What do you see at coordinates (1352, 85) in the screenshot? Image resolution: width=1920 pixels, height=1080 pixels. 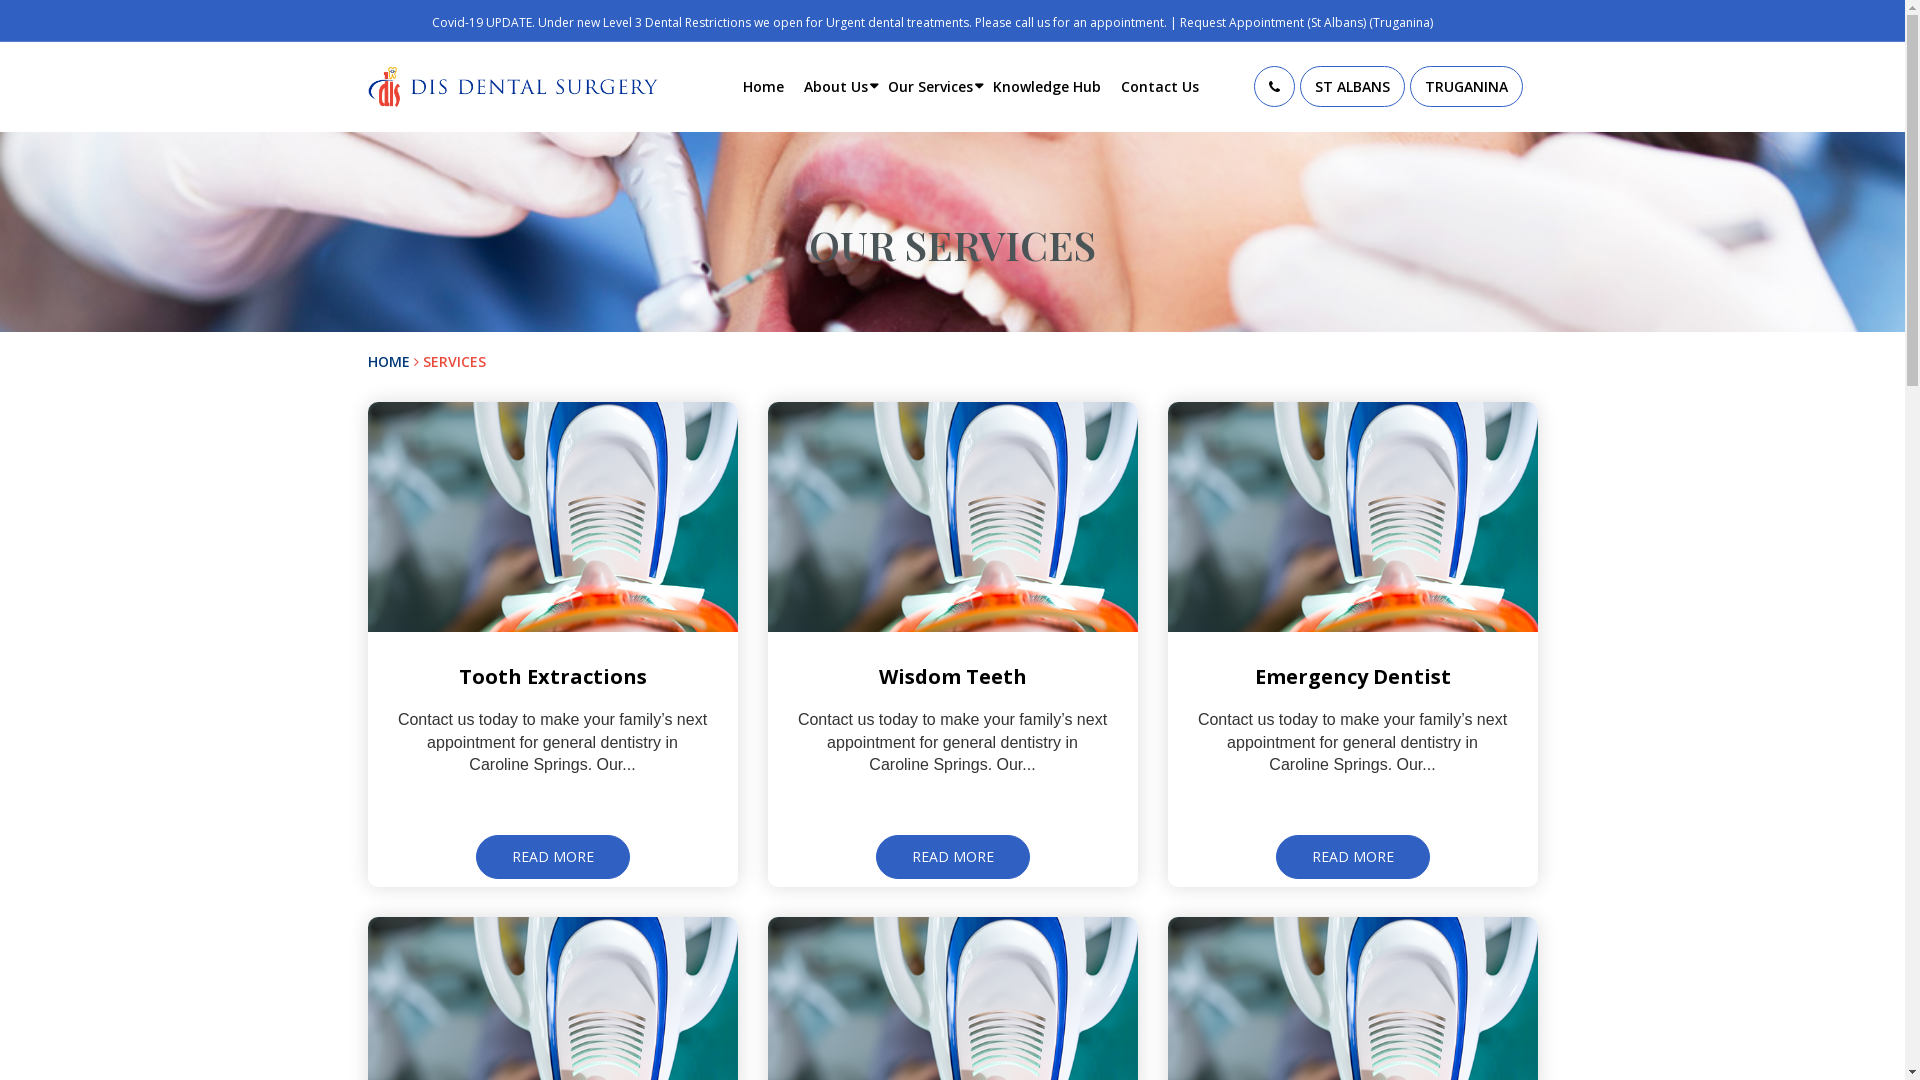 I see `'ST ALBANS'` at bounding box center [1352, 85].